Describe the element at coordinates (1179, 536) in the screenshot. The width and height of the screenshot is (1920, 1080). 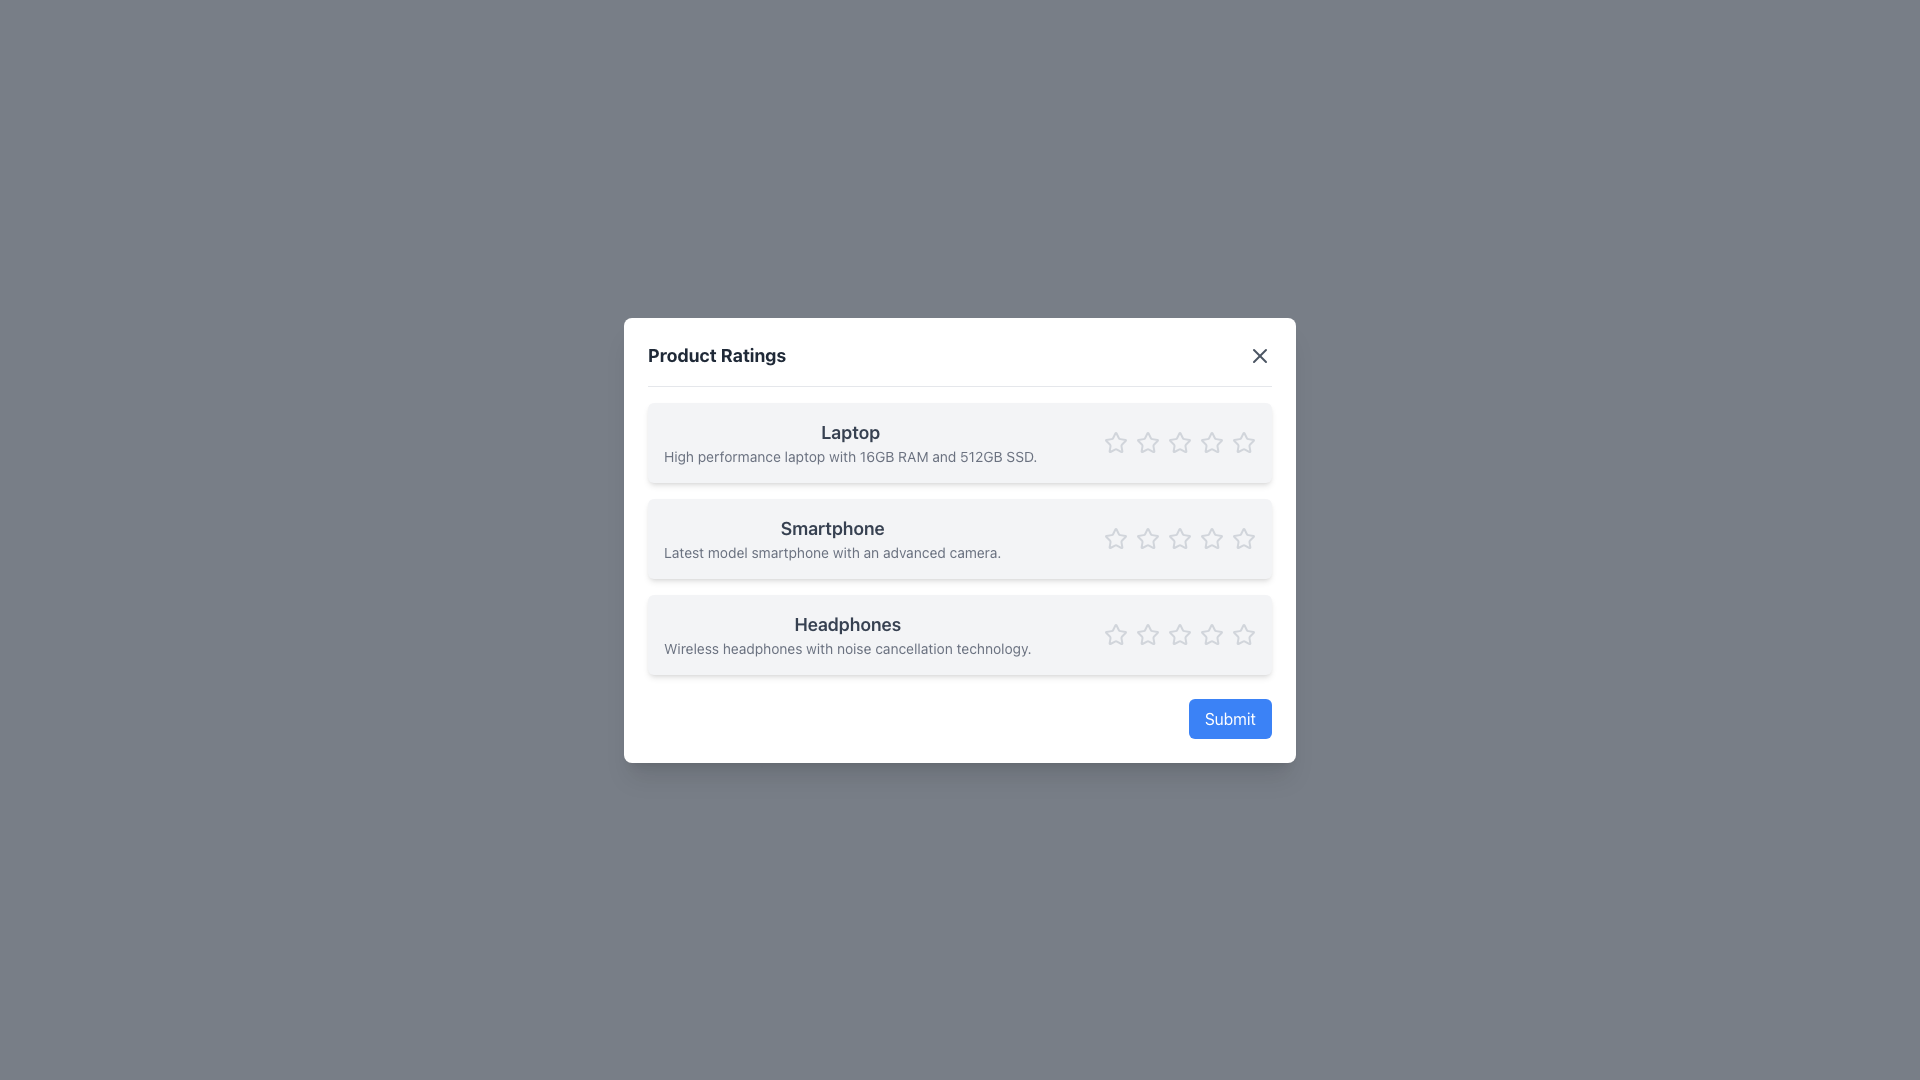
I see `the third star in the row of five stars in the 'Product Ratings' dialog box to rate the 'Smartphone' item` at that location.